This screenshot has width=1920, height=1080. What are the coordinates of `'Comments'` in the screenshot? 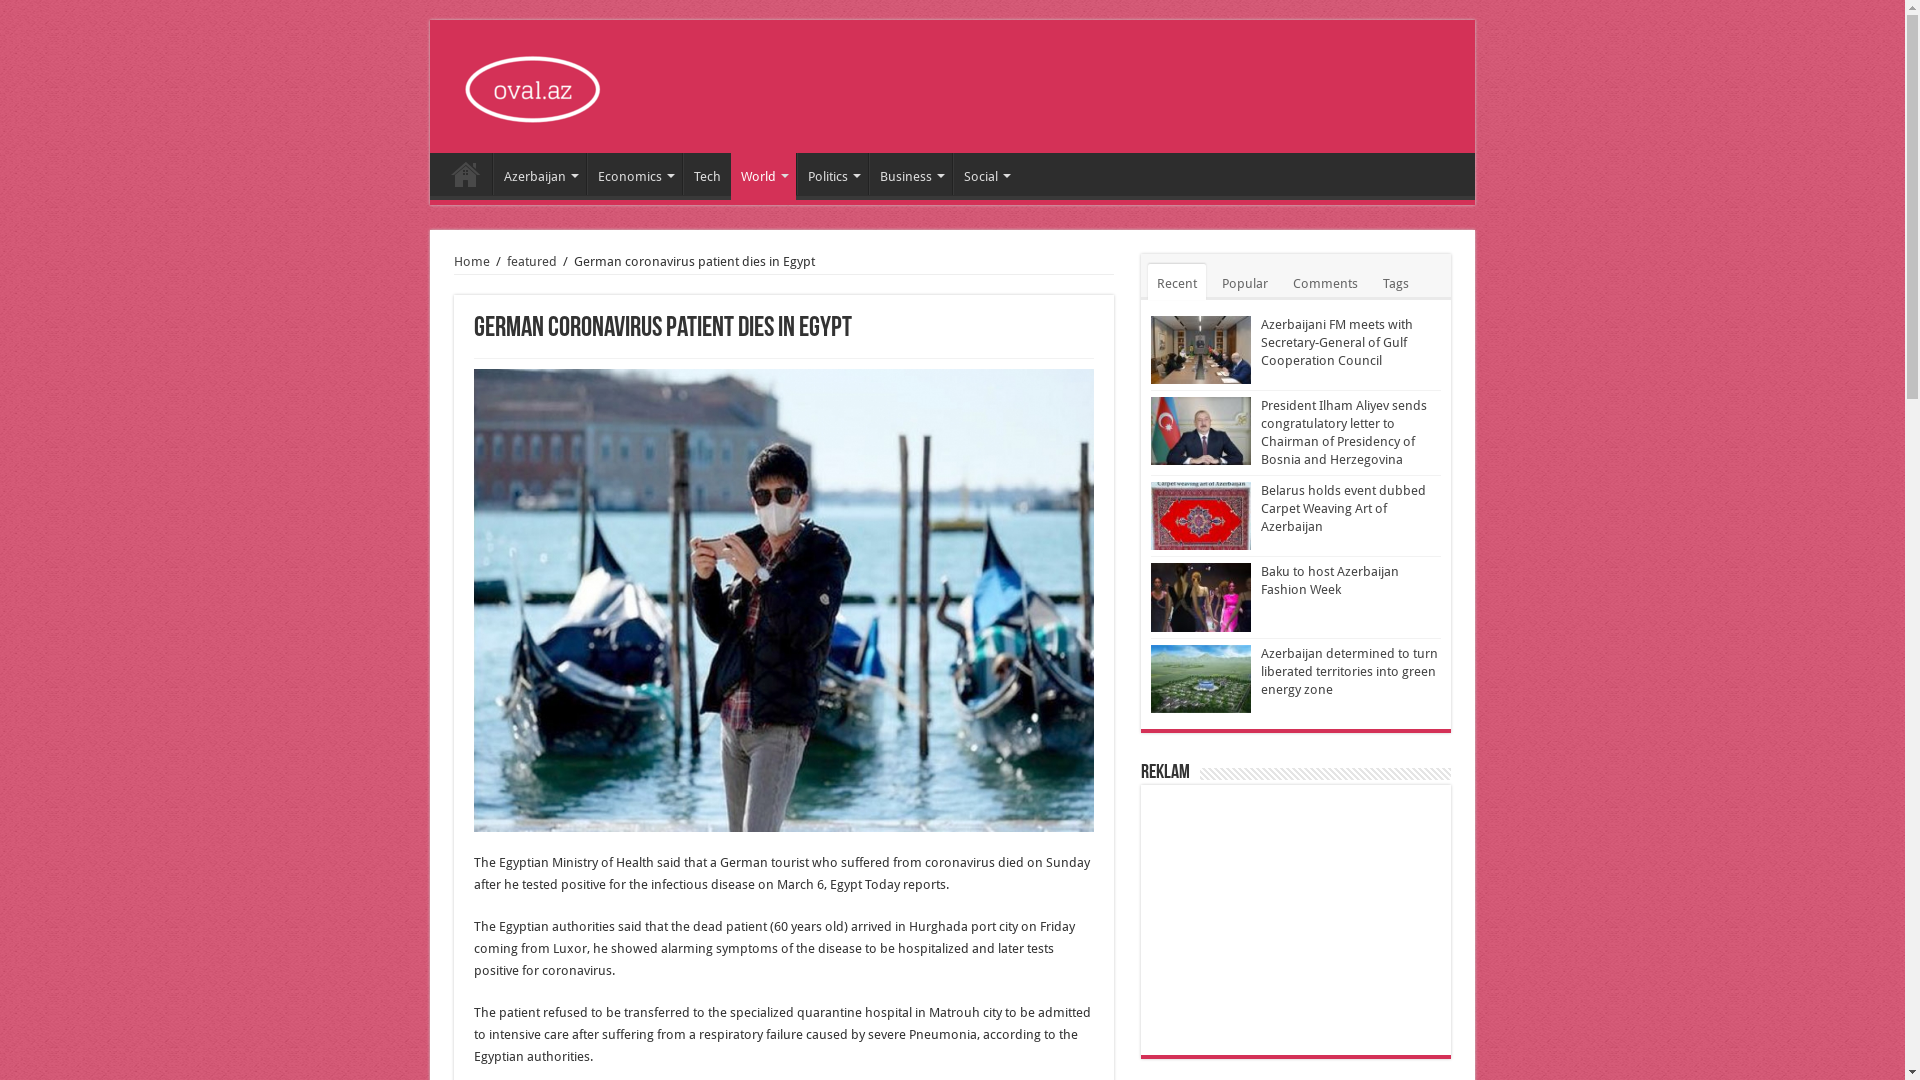 It's located at (1325, 281).